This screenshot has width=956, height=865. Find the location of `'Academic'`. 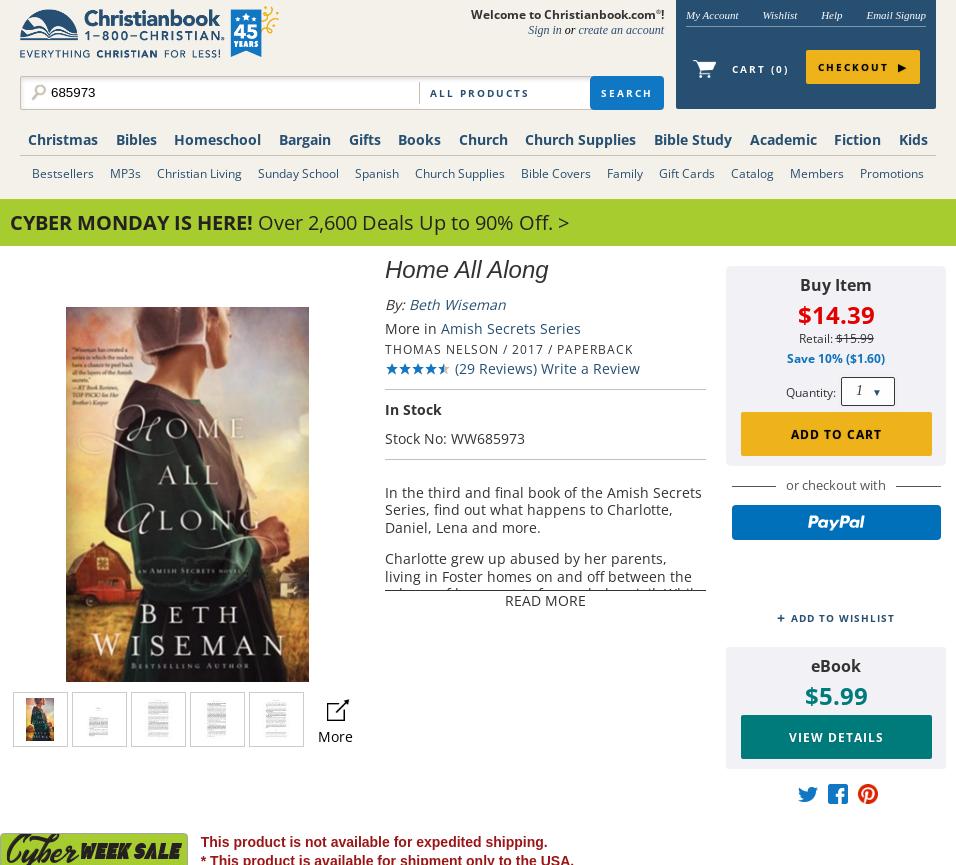

'Academic' is located at coordinates (781, 139).